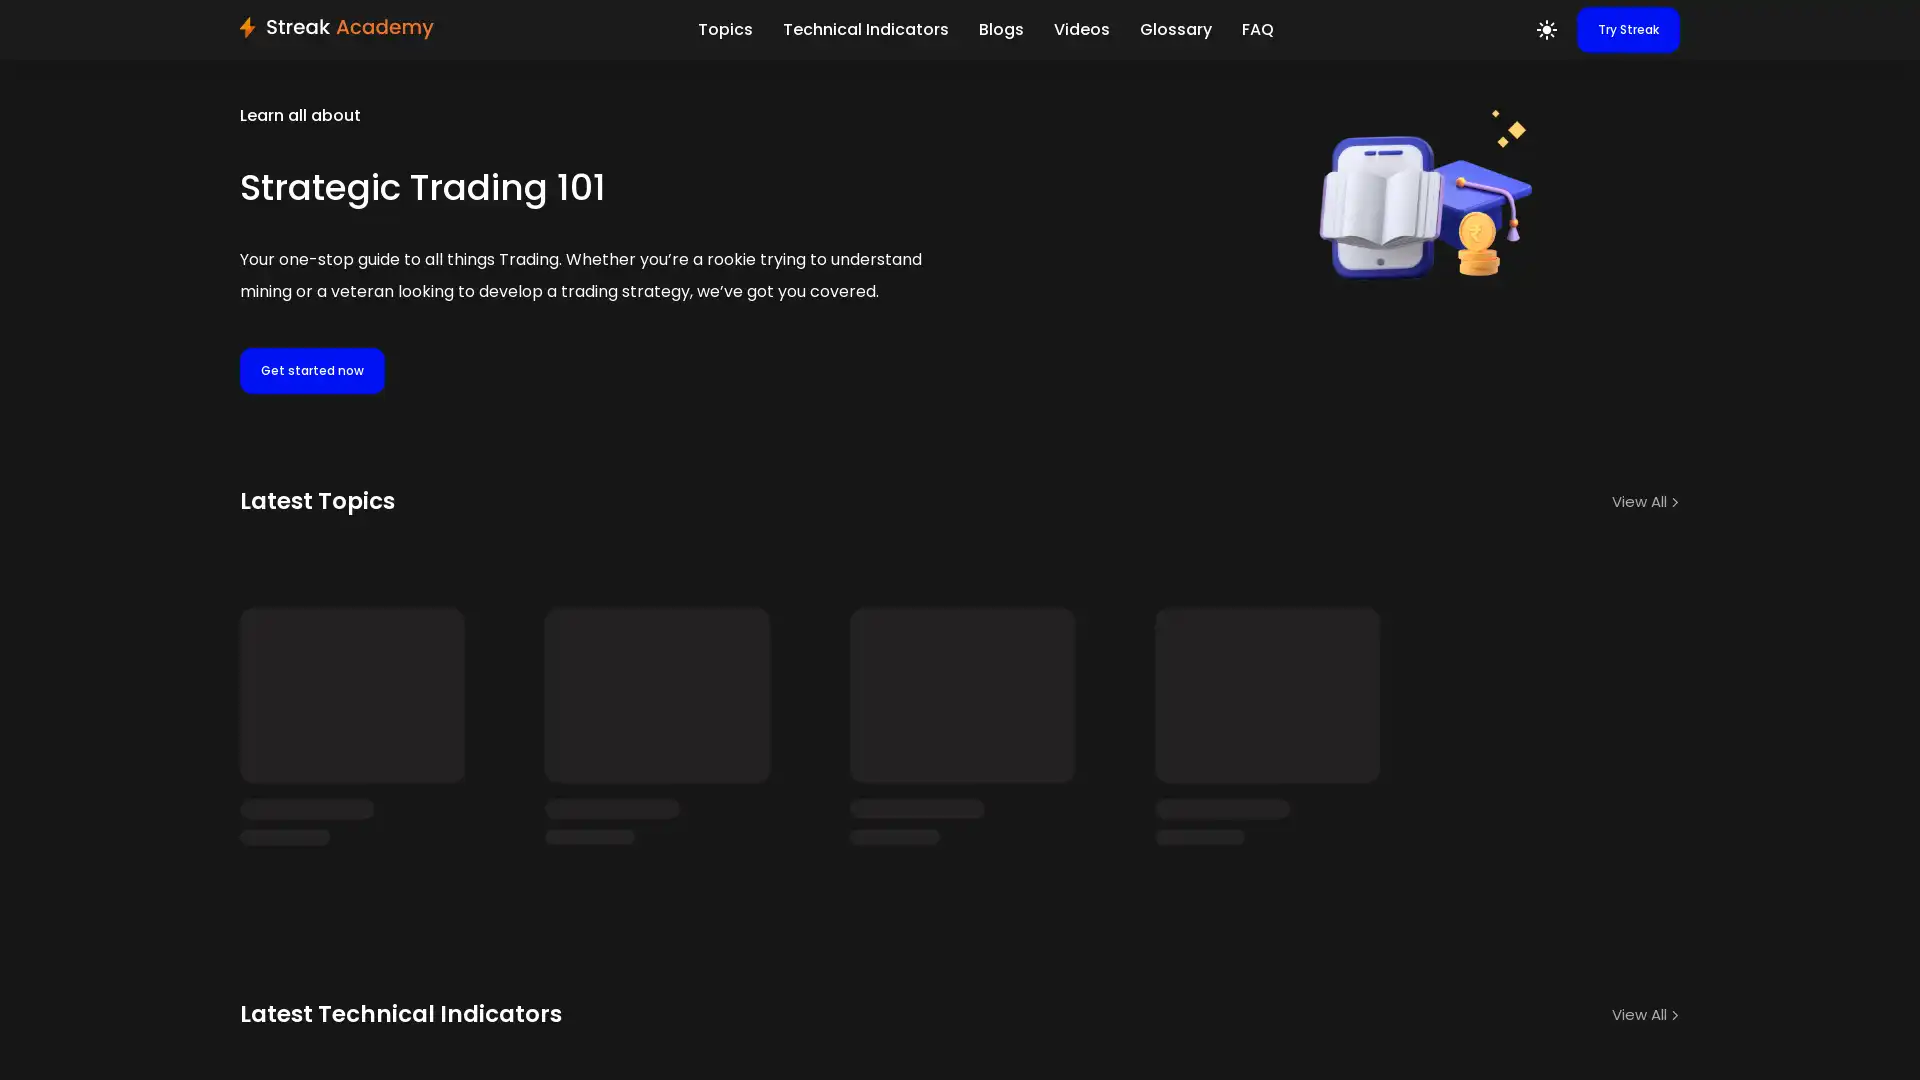 The width and height of the screenshot is (1920, 1080). I want to click on Videos, so click(1079, 30).